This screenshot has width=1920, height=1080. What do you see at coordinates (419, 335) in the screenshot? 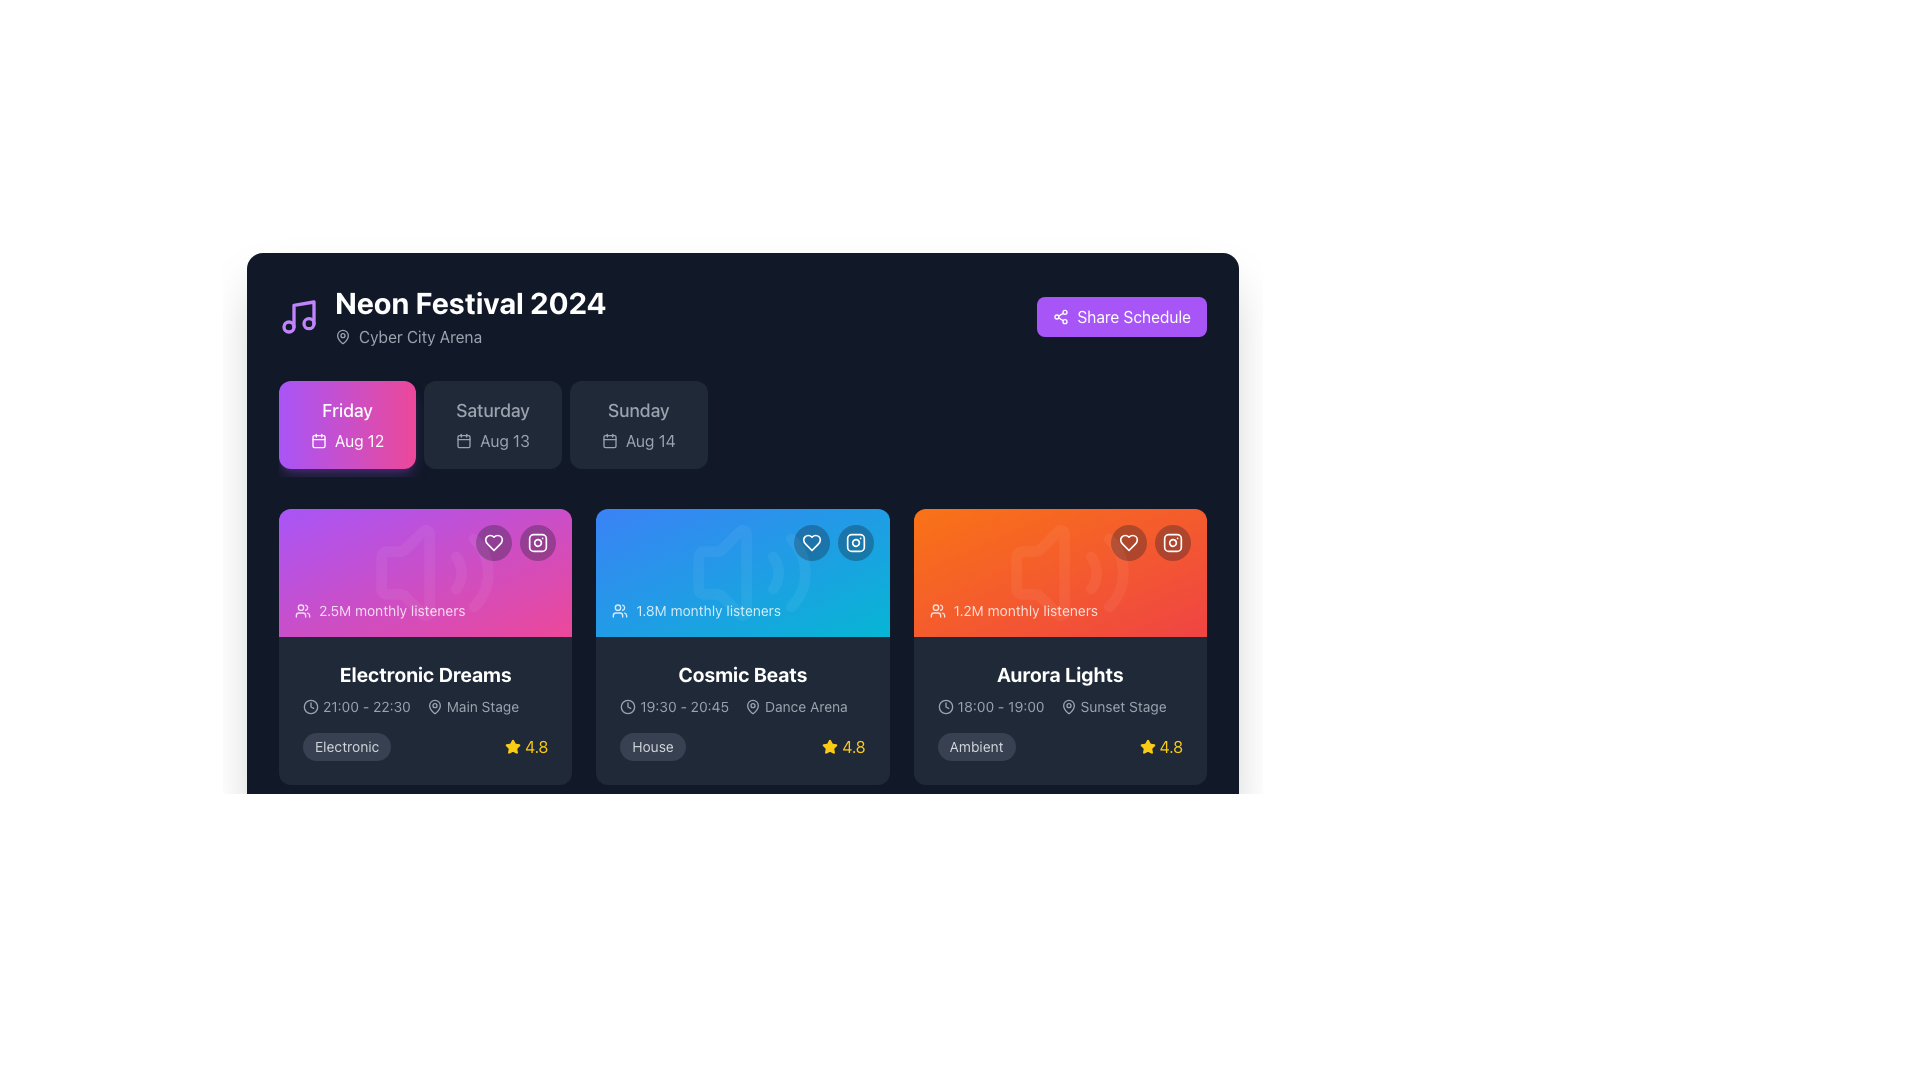
I see `the text label reading 'Cyber City Arena', which is in light gray font on a dark background, located below the main heading 'Neon Festival 2024'` at bounding box center [419, 335].